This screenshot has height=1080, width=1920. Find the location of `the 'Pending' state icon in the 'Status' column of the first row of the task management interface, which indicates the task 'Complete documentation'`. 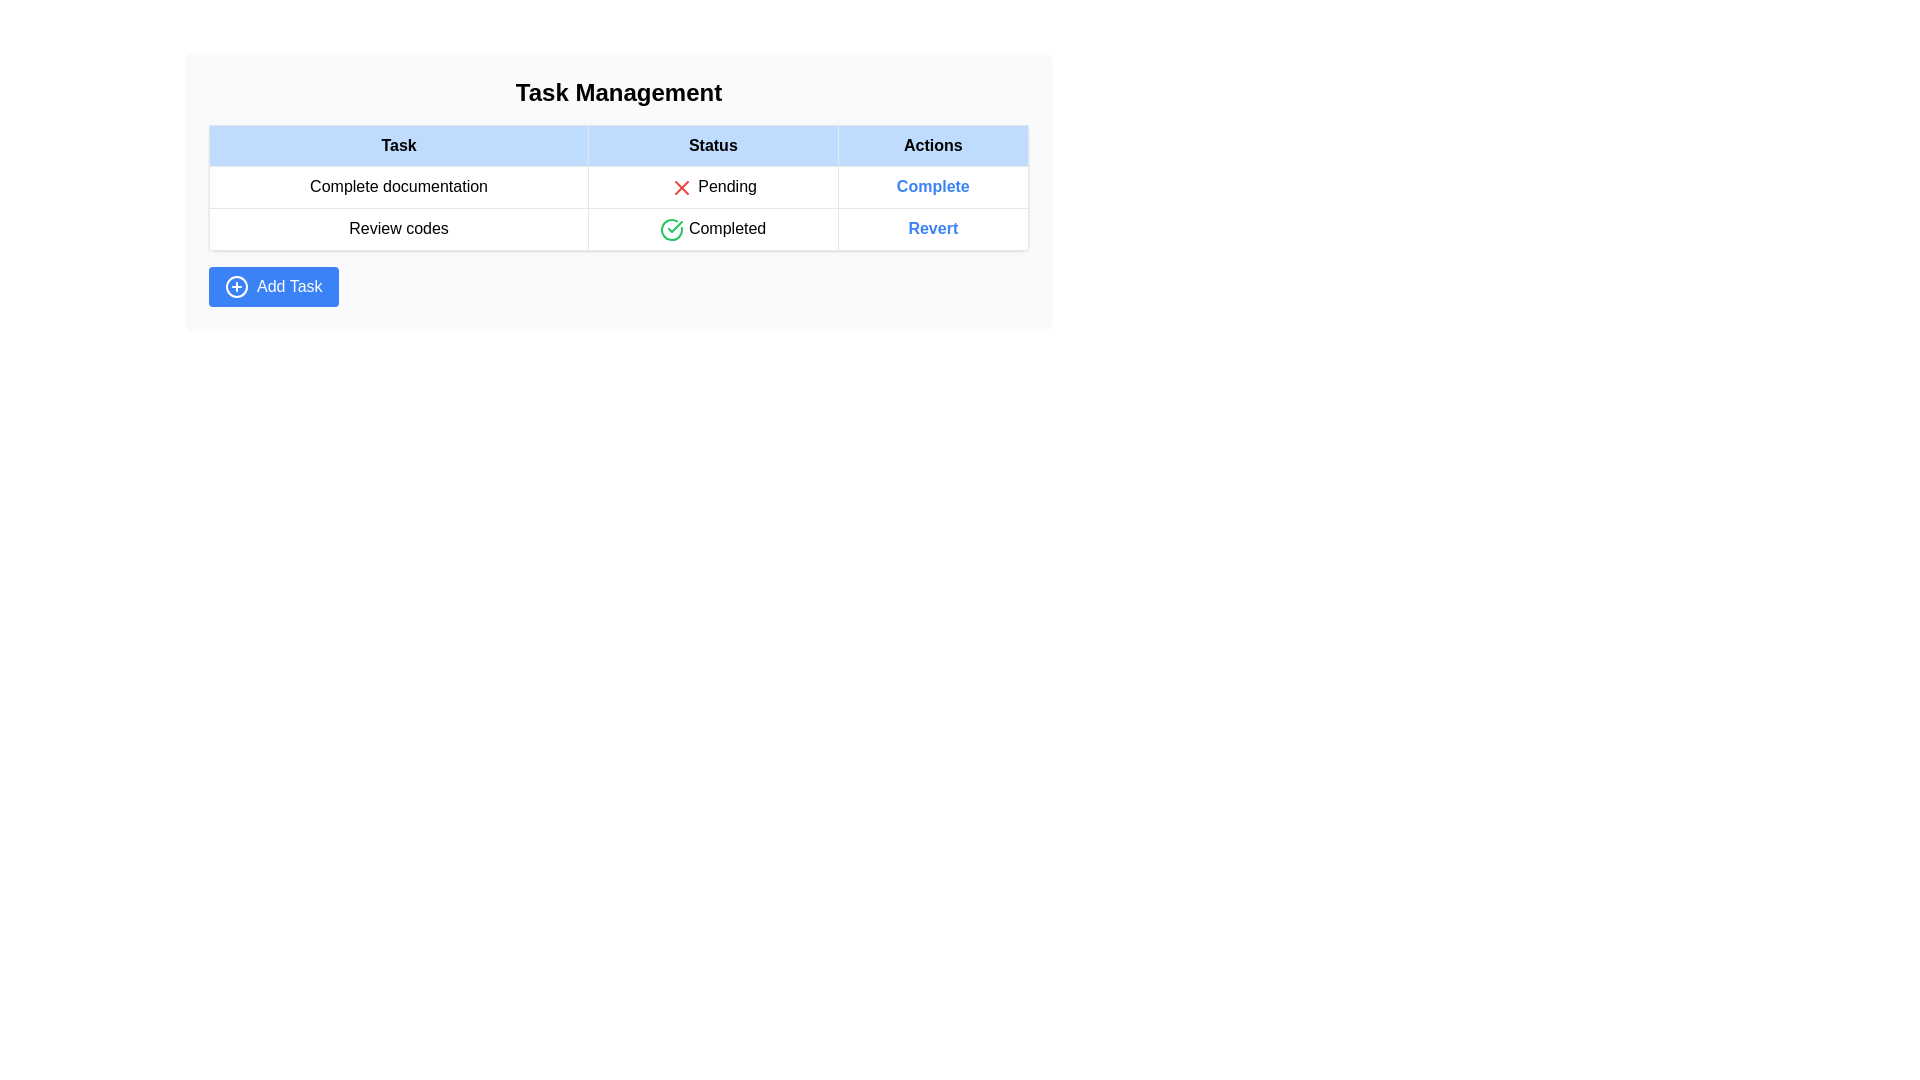

the 'Pending' state icon in the 'Status' column of the first row of the task management interface, which indicates the task 'Complete documentation' is located at coordinates (681, 187).